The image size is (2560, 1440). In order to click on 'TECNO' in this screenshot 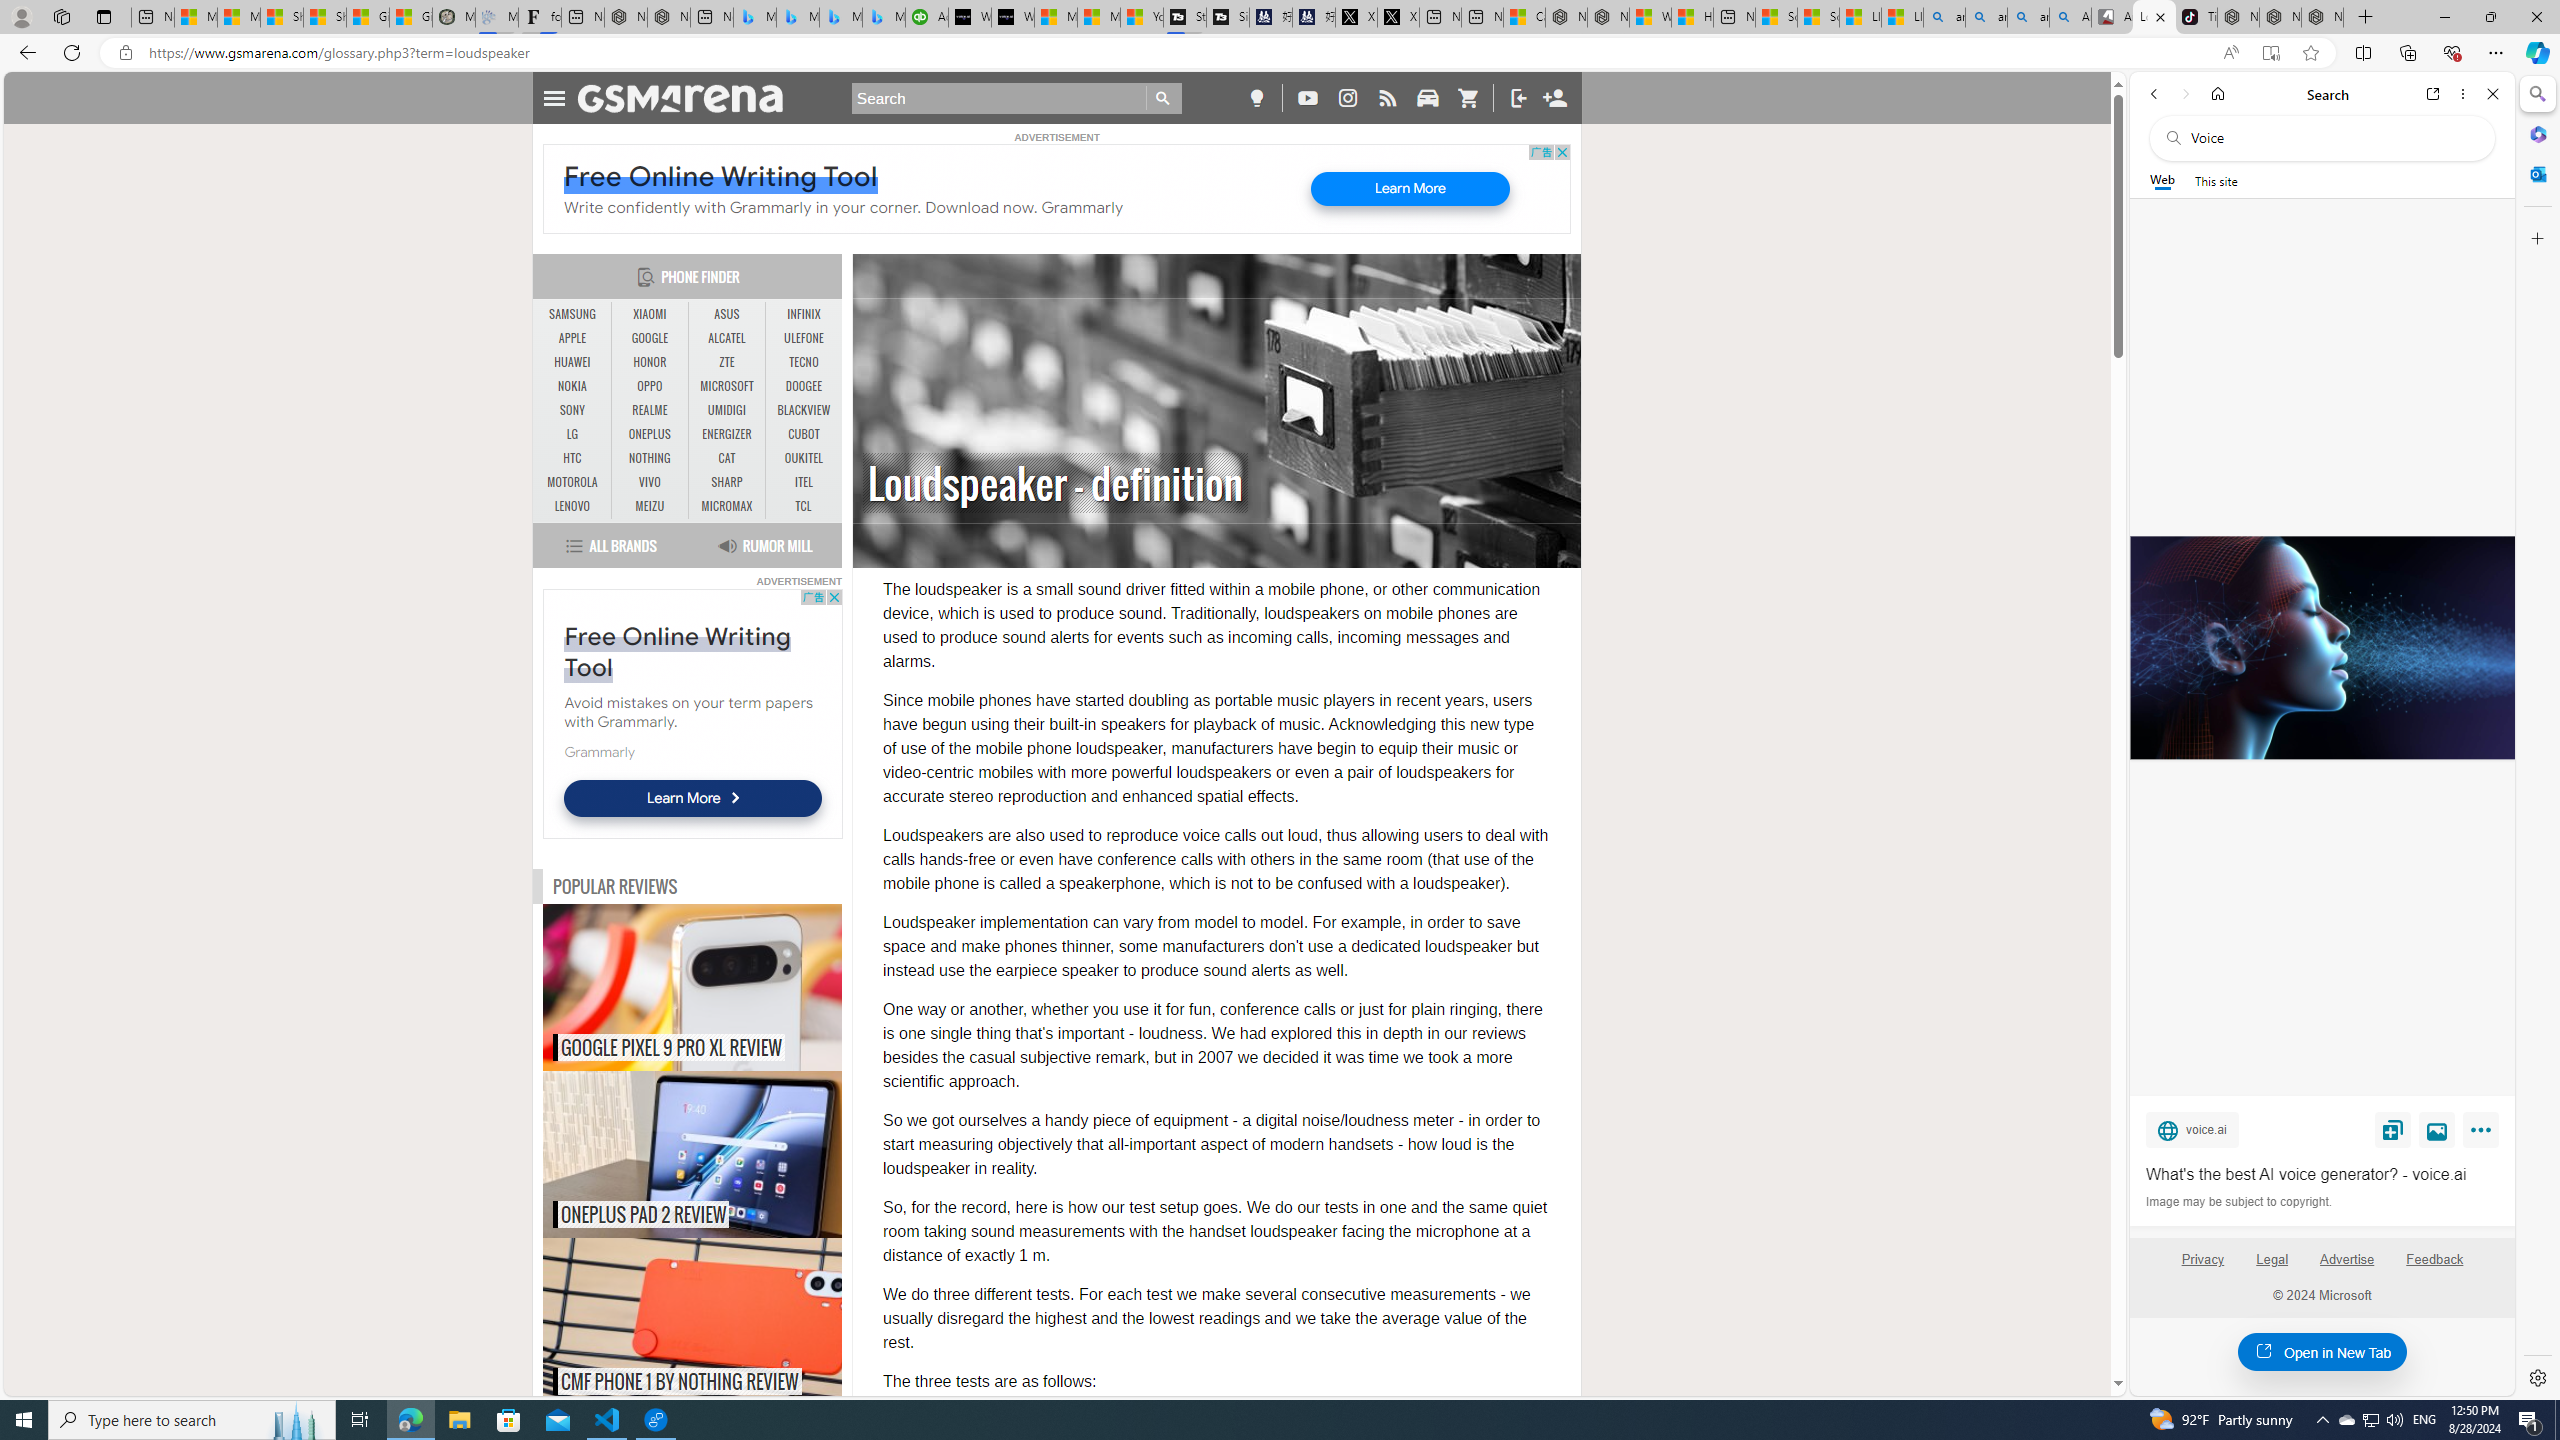, I will do `click(803, 361)`.